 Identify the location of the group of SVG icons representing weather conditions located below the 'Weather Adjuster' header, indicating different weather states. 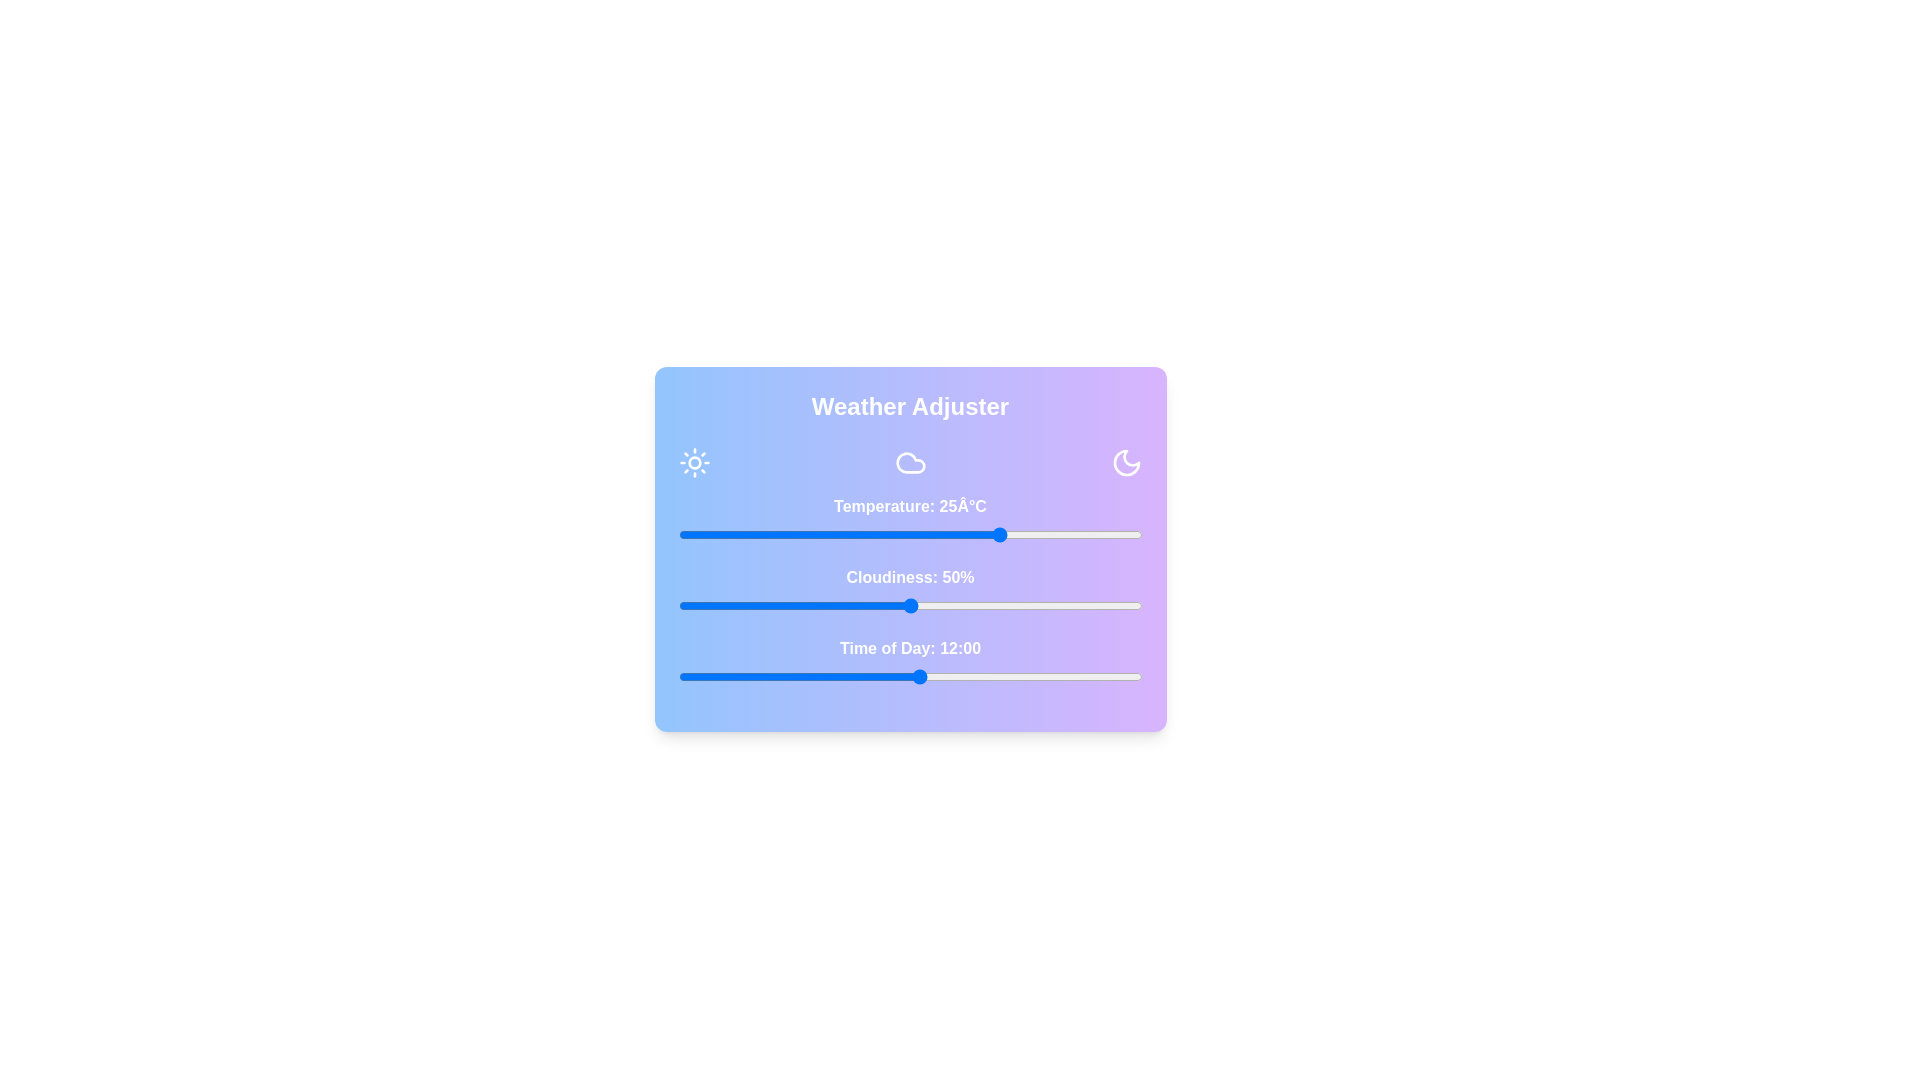
(909, 462).